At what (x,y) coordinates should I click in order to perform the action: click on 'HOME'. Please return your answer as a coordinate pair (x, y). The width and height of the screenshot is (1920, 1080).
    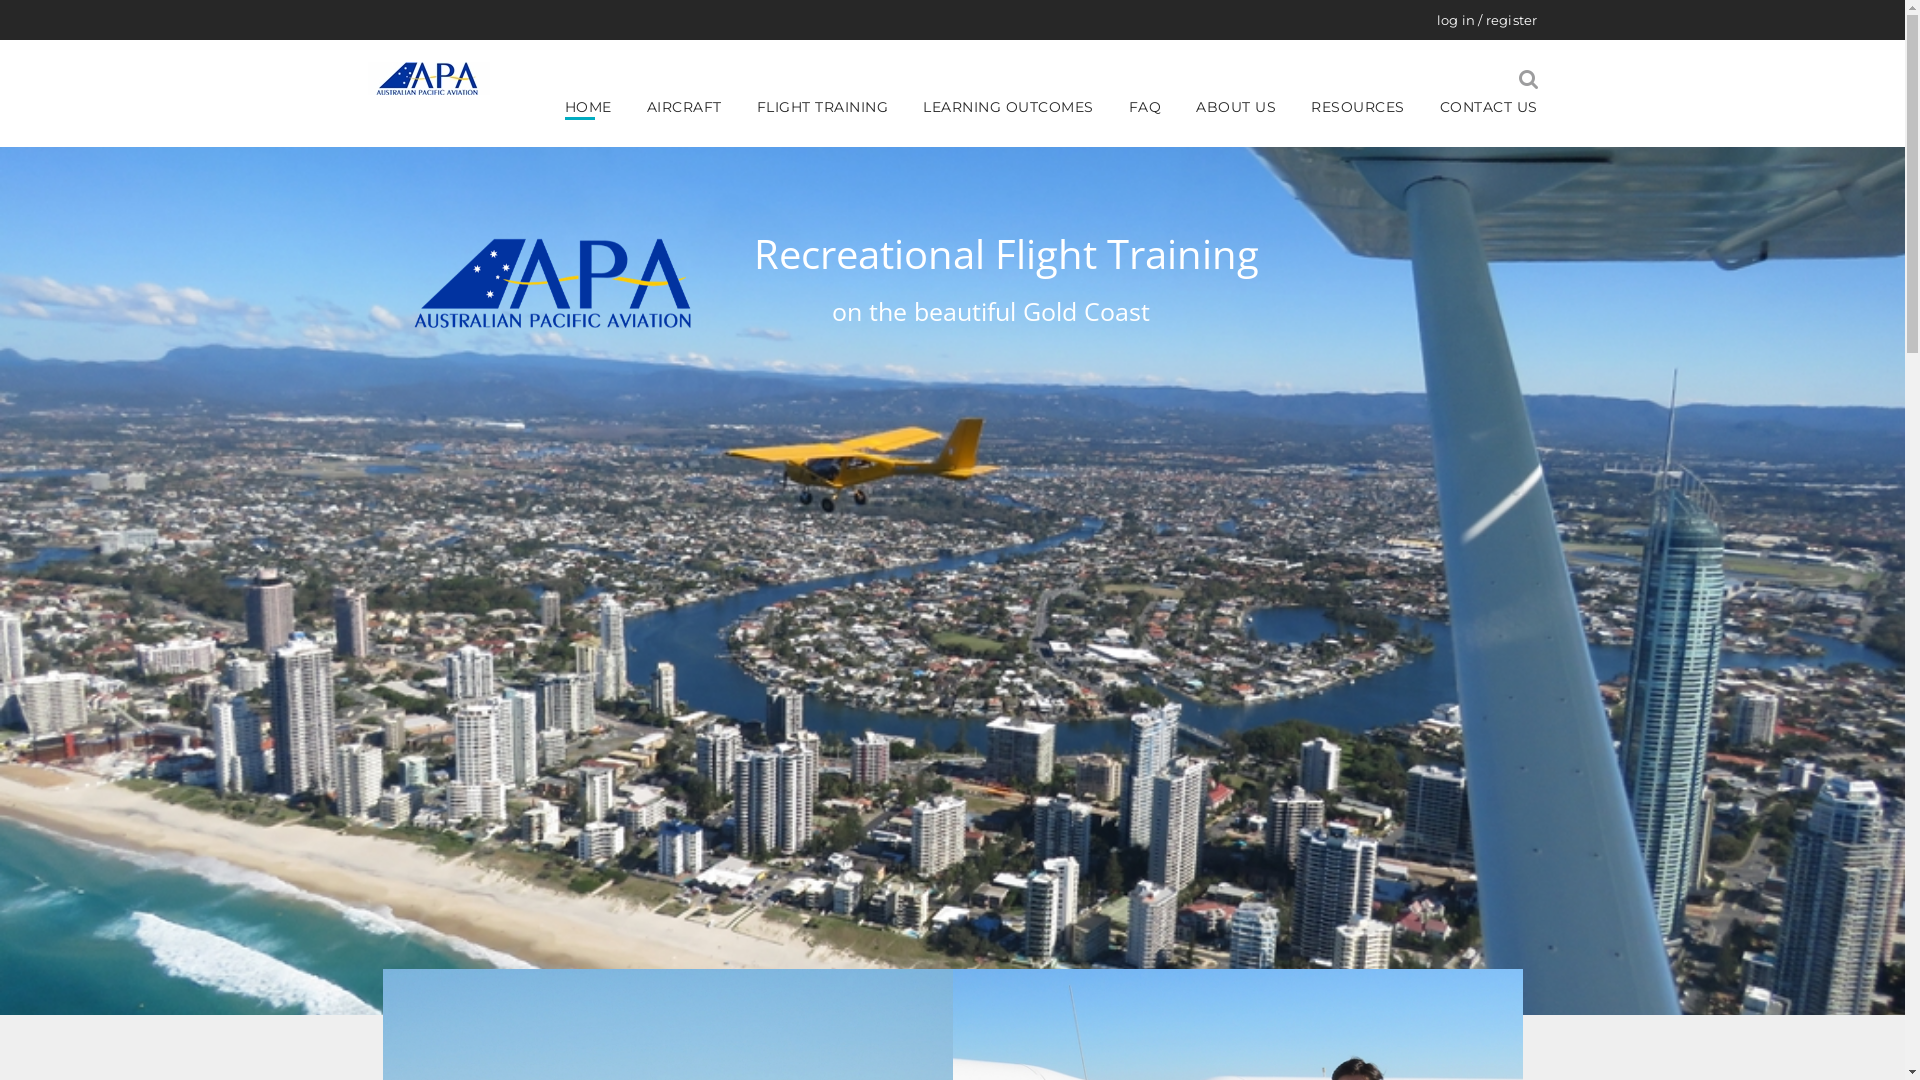
    Looking at the image, I should click on (599, 107).